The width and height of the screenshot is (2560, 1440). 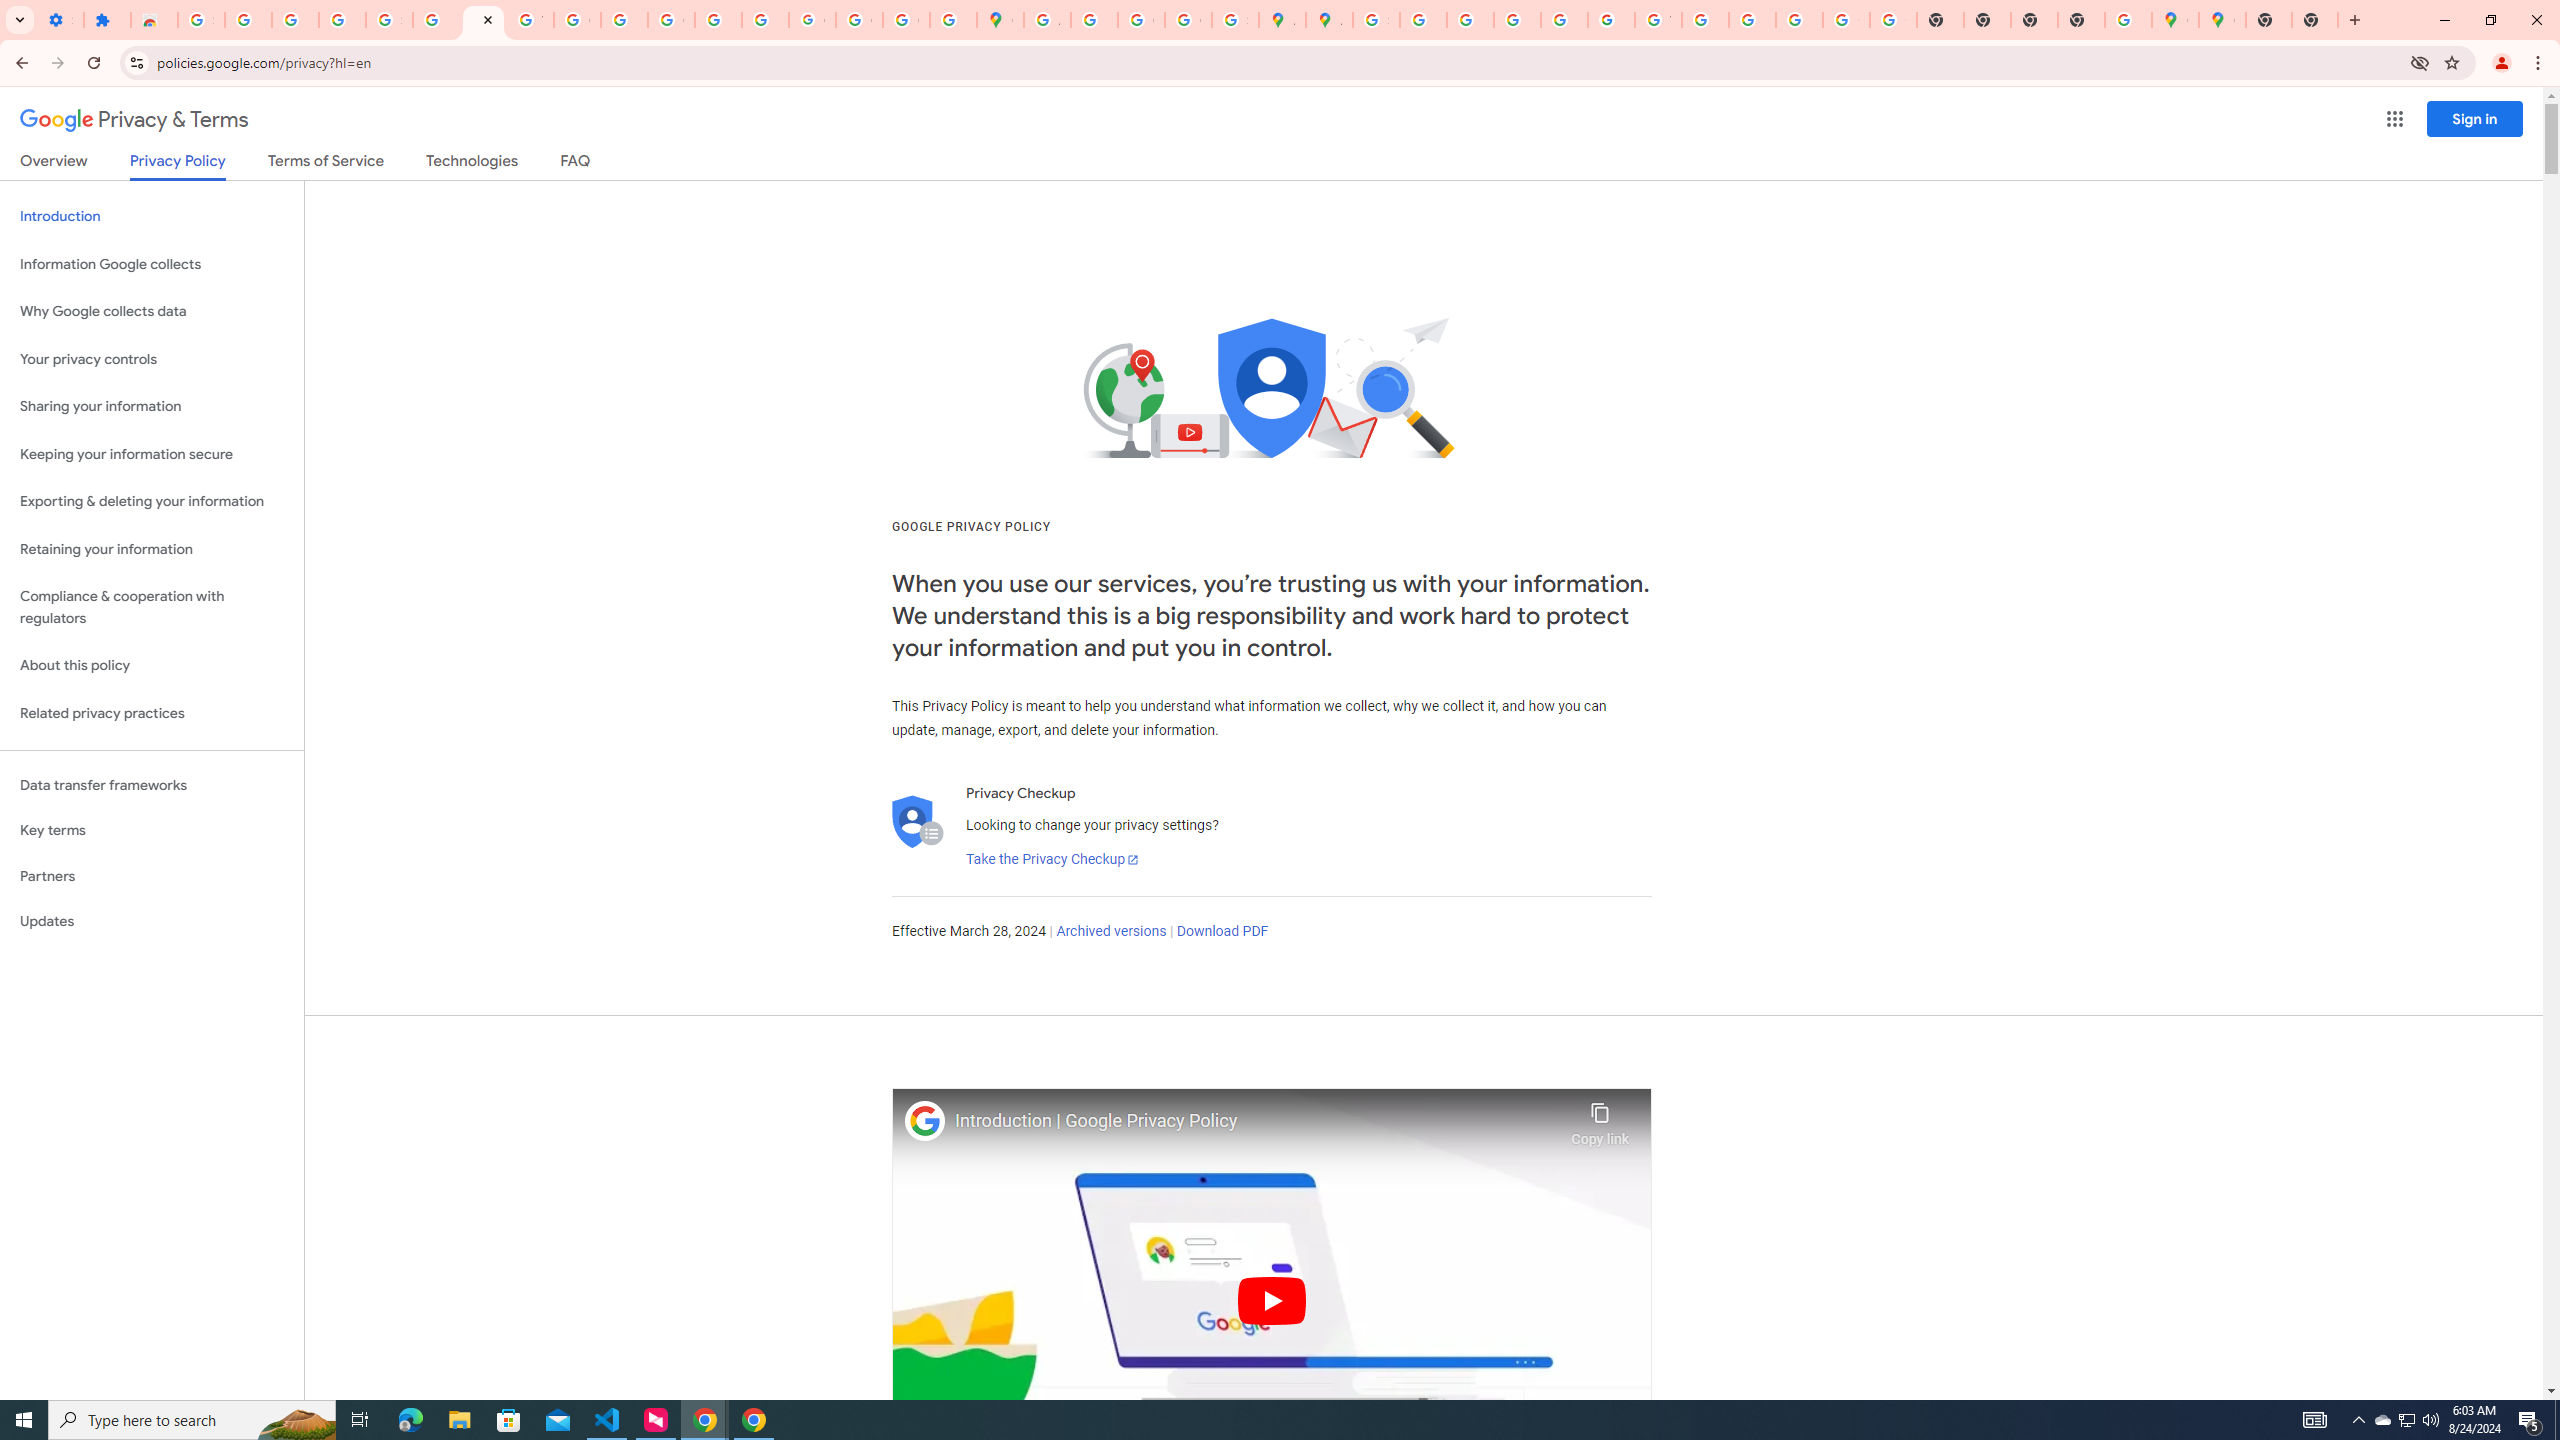 I want to click on 'Reviews: Helix Fruit Jump Arcade Game', so click(x=154, y=19).